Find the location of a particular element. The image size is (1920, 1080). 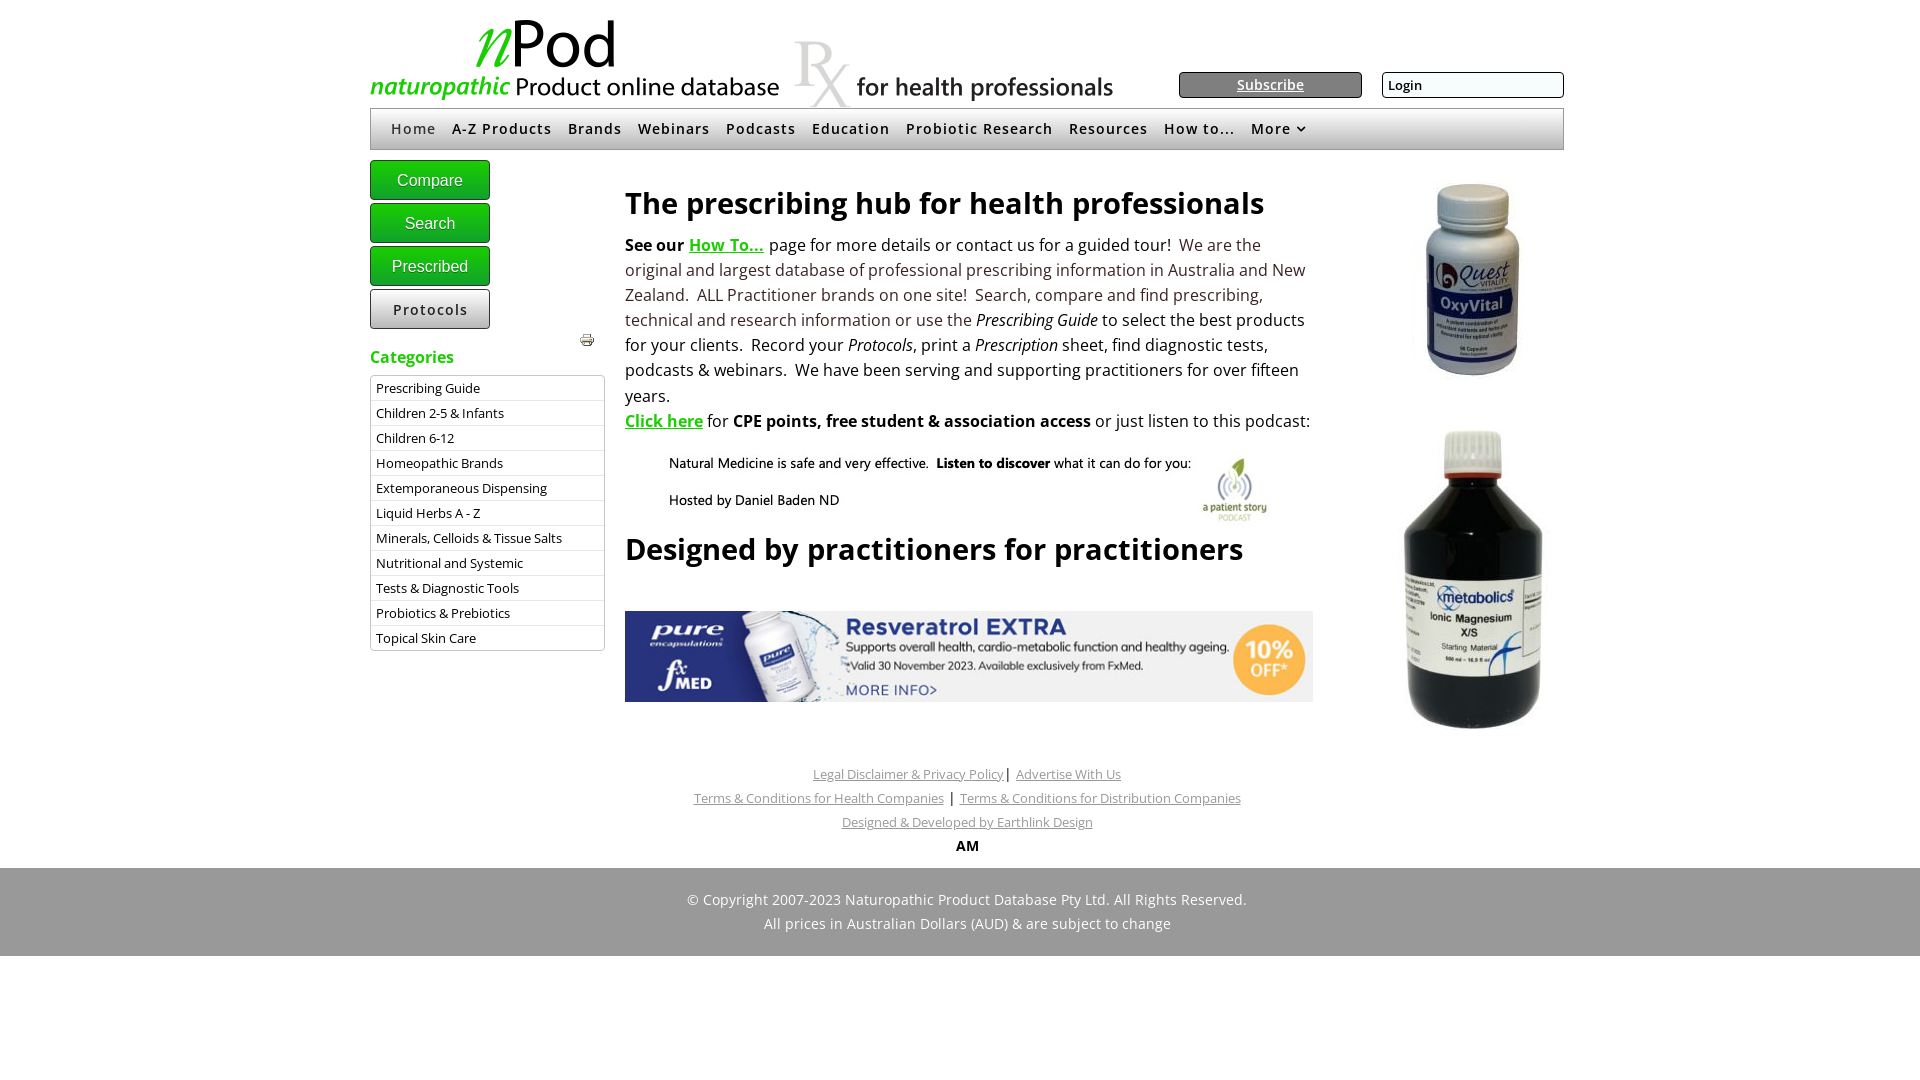

'Education' is located at coordinates (850, 128).